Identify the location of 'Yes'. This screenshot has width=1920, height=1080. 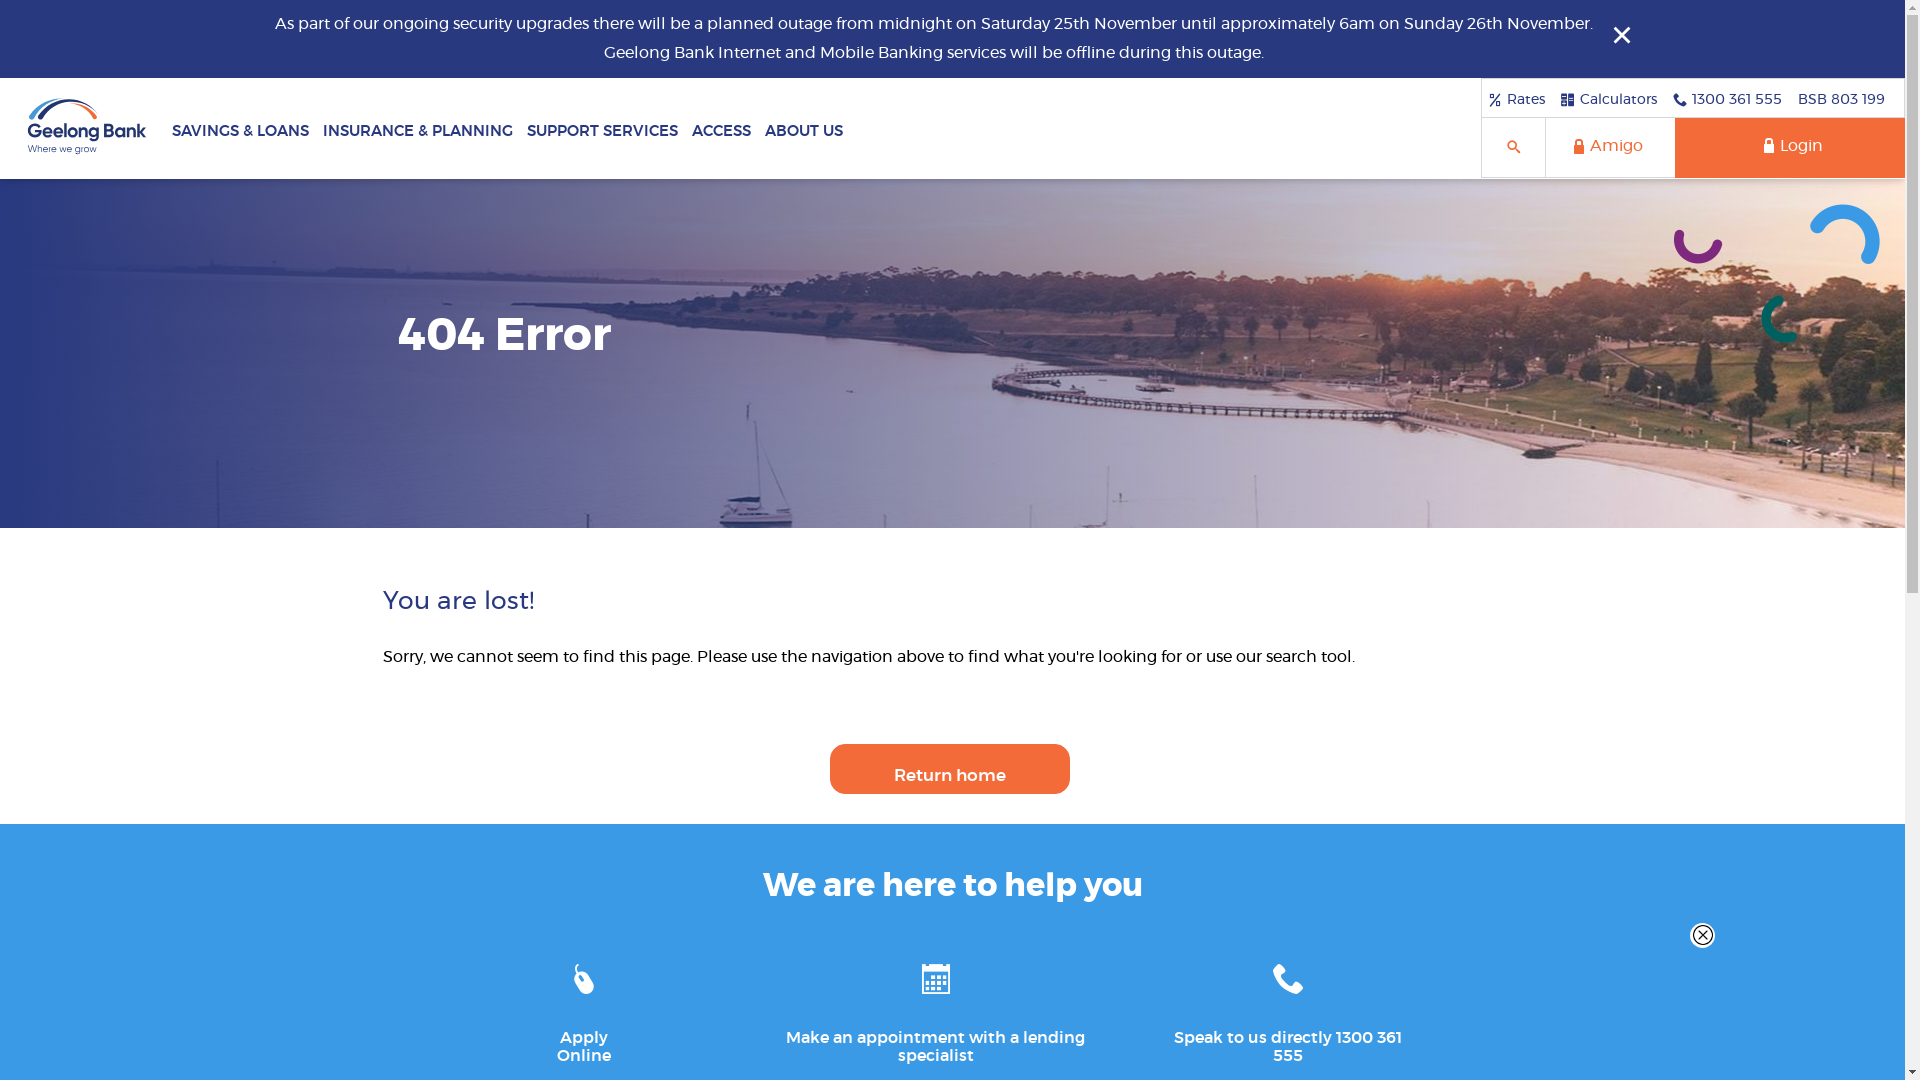
(6, 6).